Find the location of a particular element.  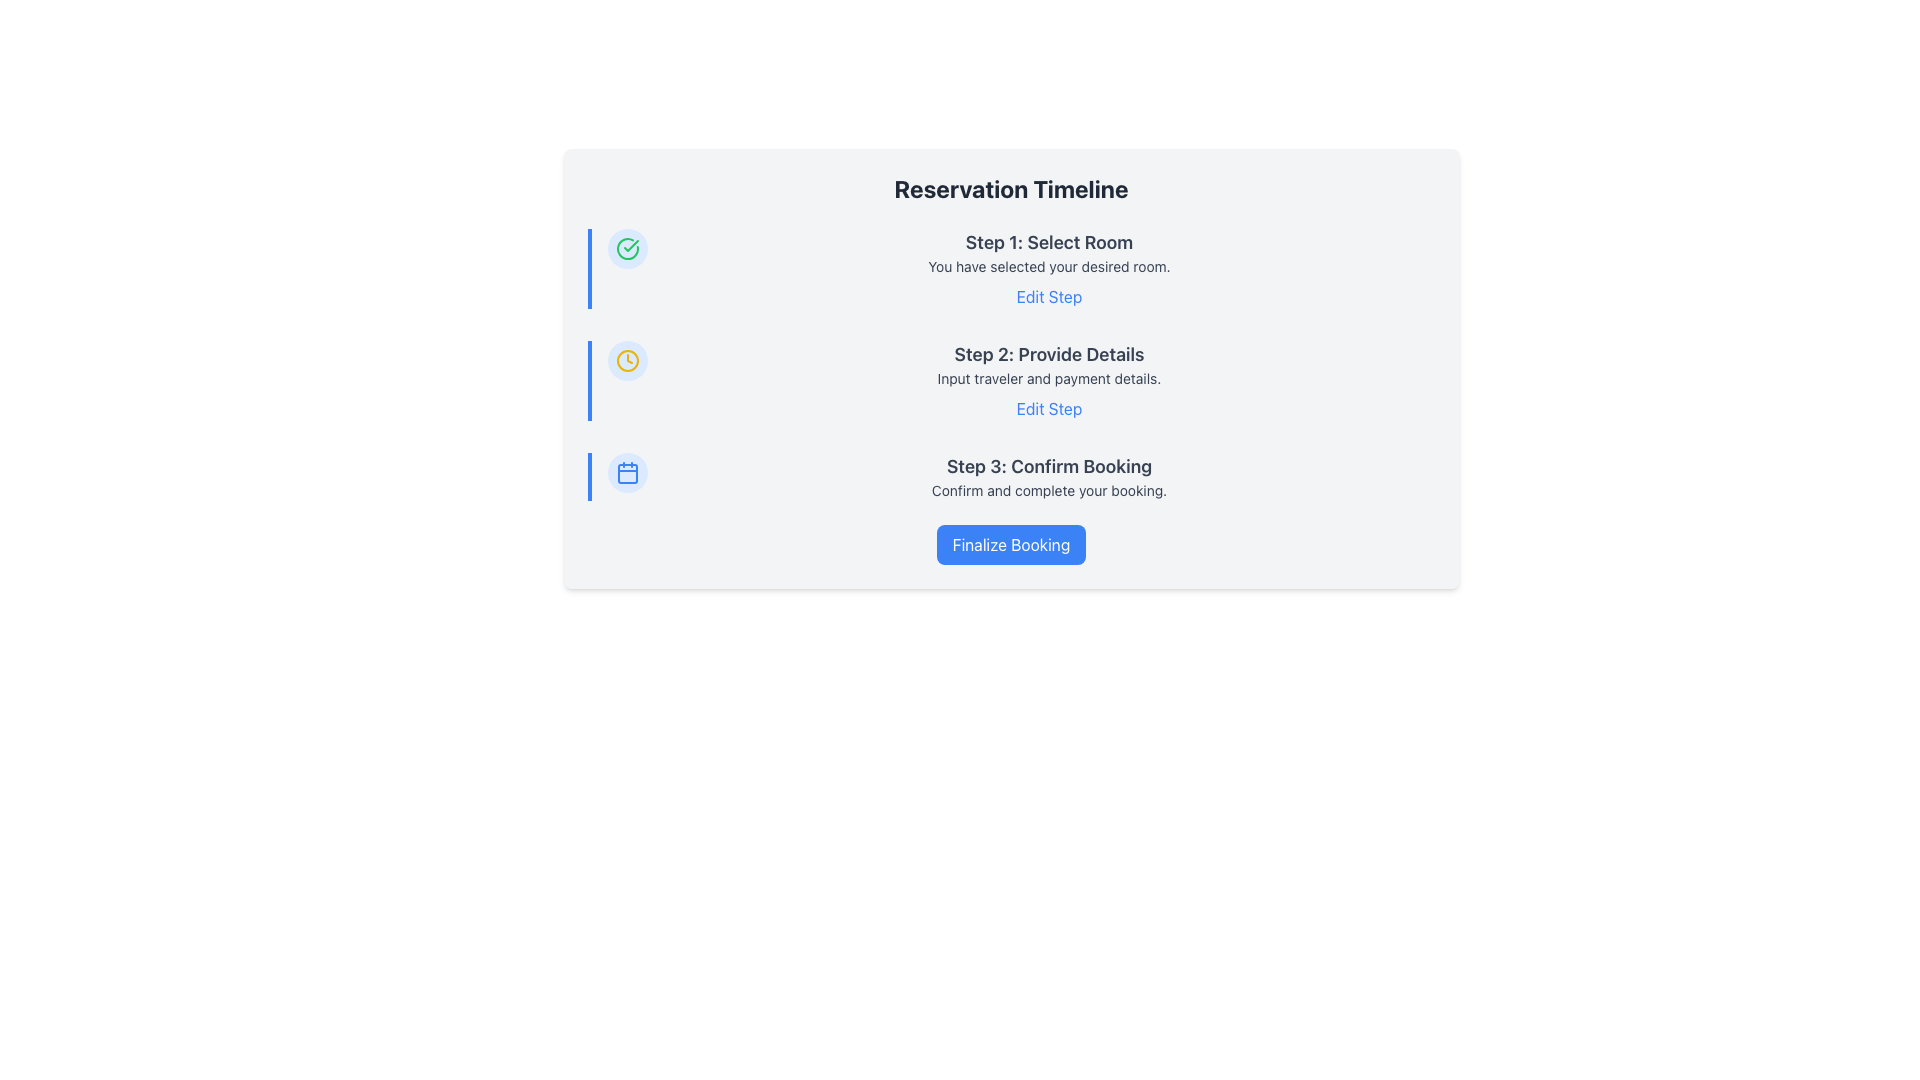

the third step icon in the reservation process timeline, located beside the label 'Step 3: Confirm Booking' is located at coordinates (626, 473).